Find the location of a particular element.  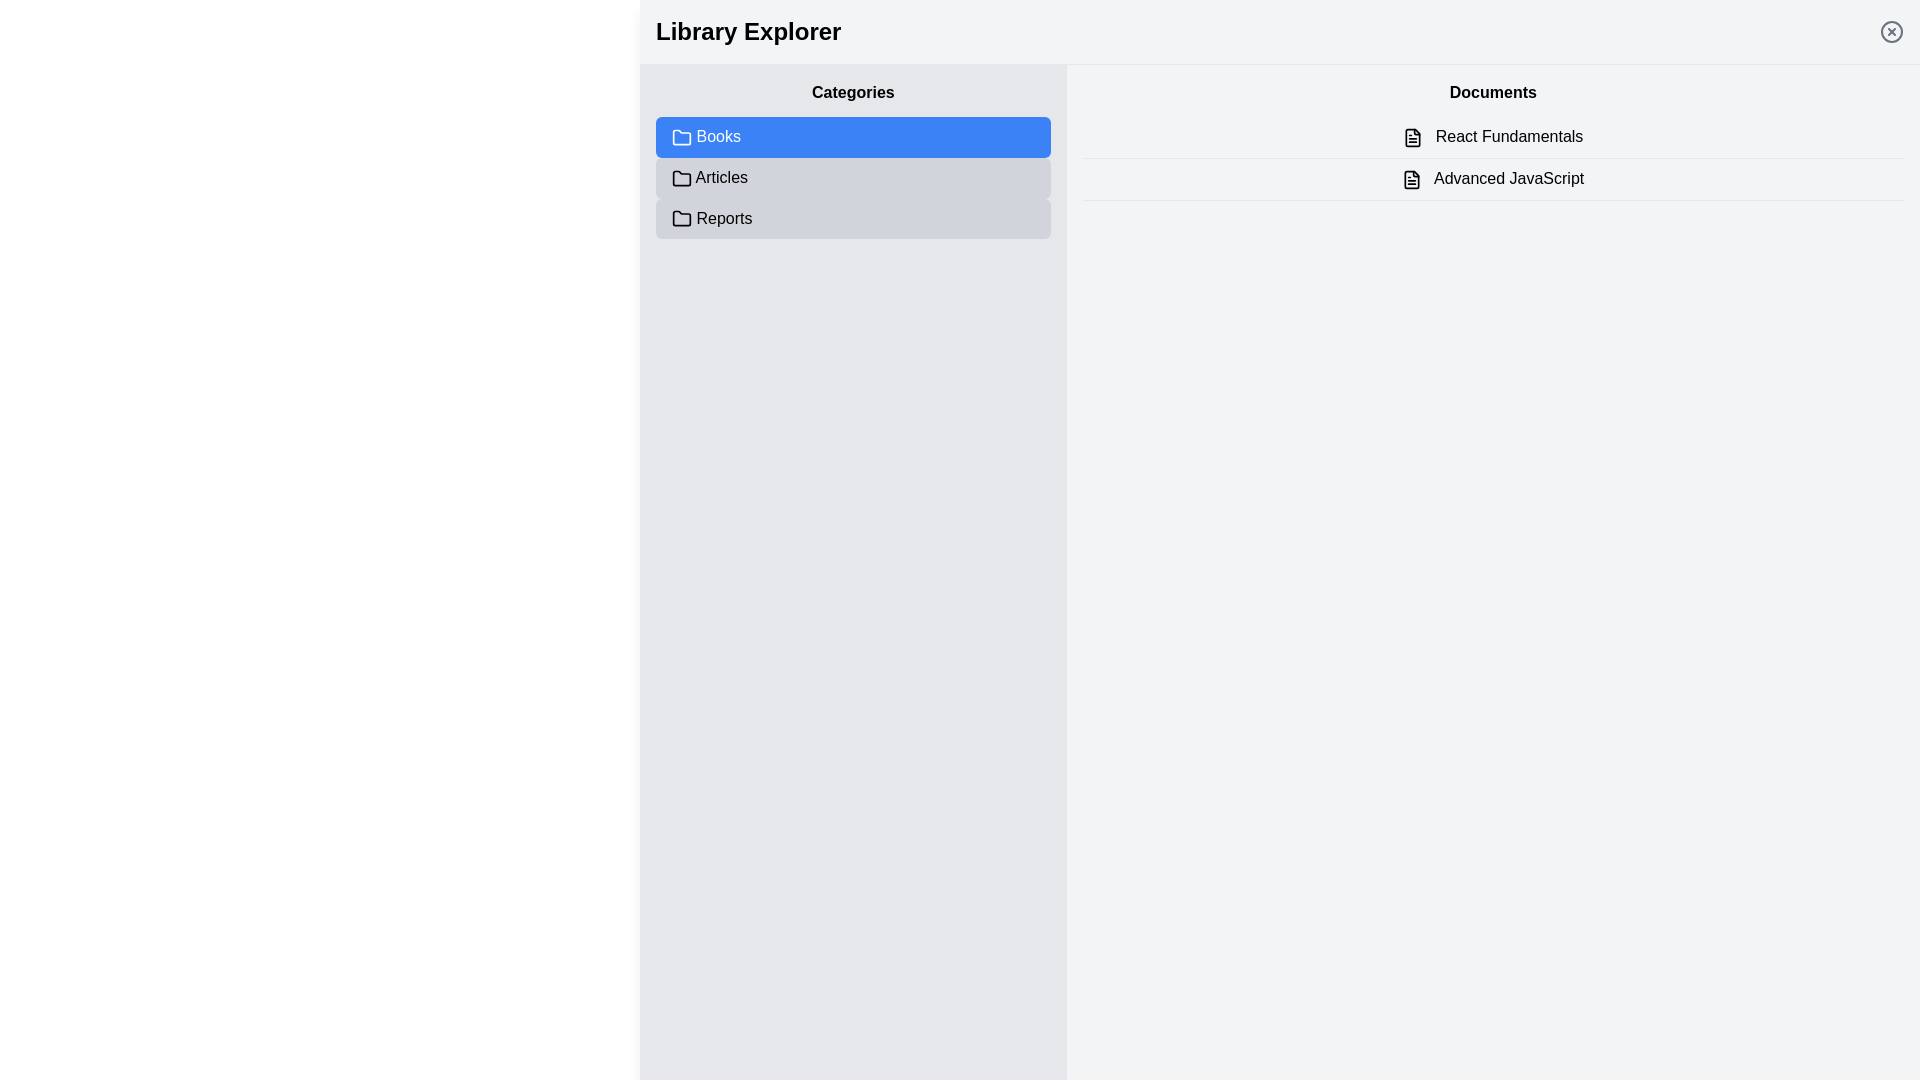

the document icon located next to the 'Advanced JavaScript' text in the 'Documents' section is located at coordinates (1411, 178).